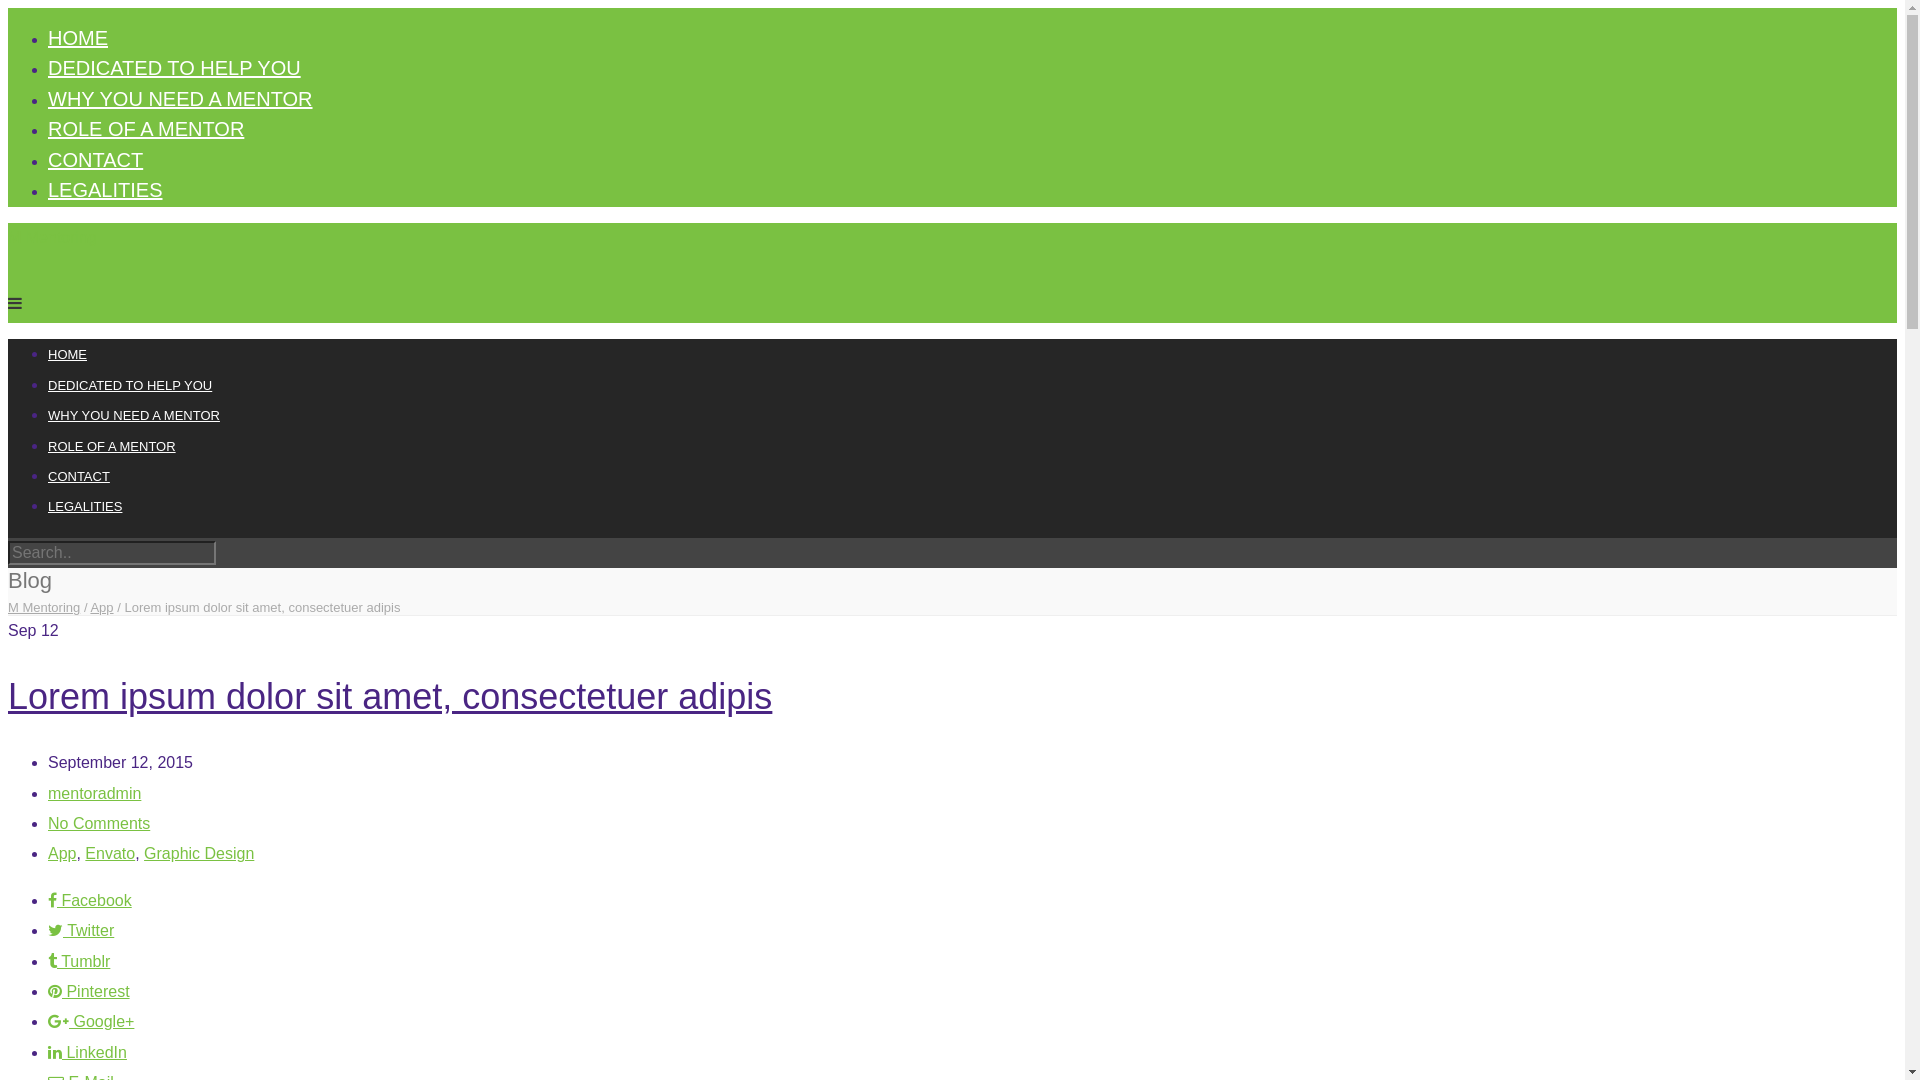  What do you see at coordinates (104, 189) in the screenshot?
I see `'LEGALITIES'` at bounding box center [104, 189].